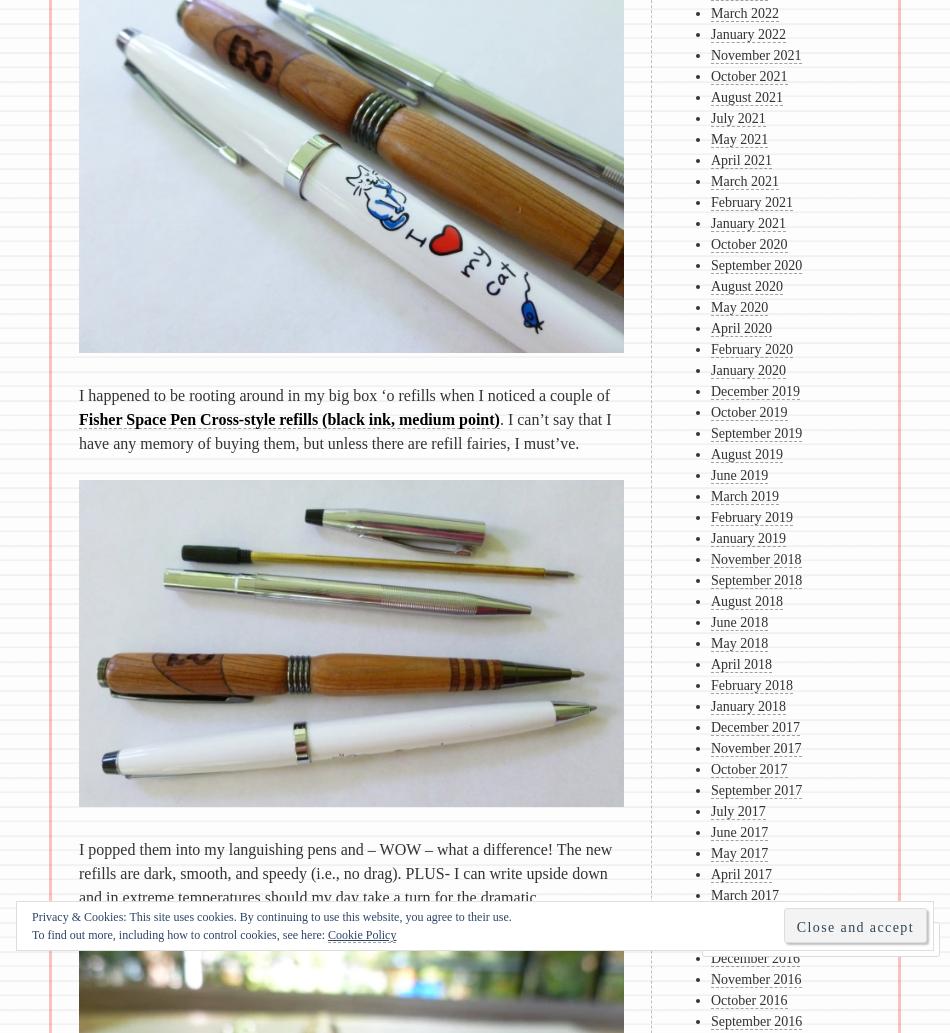 The height and width of the screenshot is (1033, 950). What do you see at coordinates (747, 370) in the screenshot?
I see `'January 2020'` at bounding box center [747, 370].